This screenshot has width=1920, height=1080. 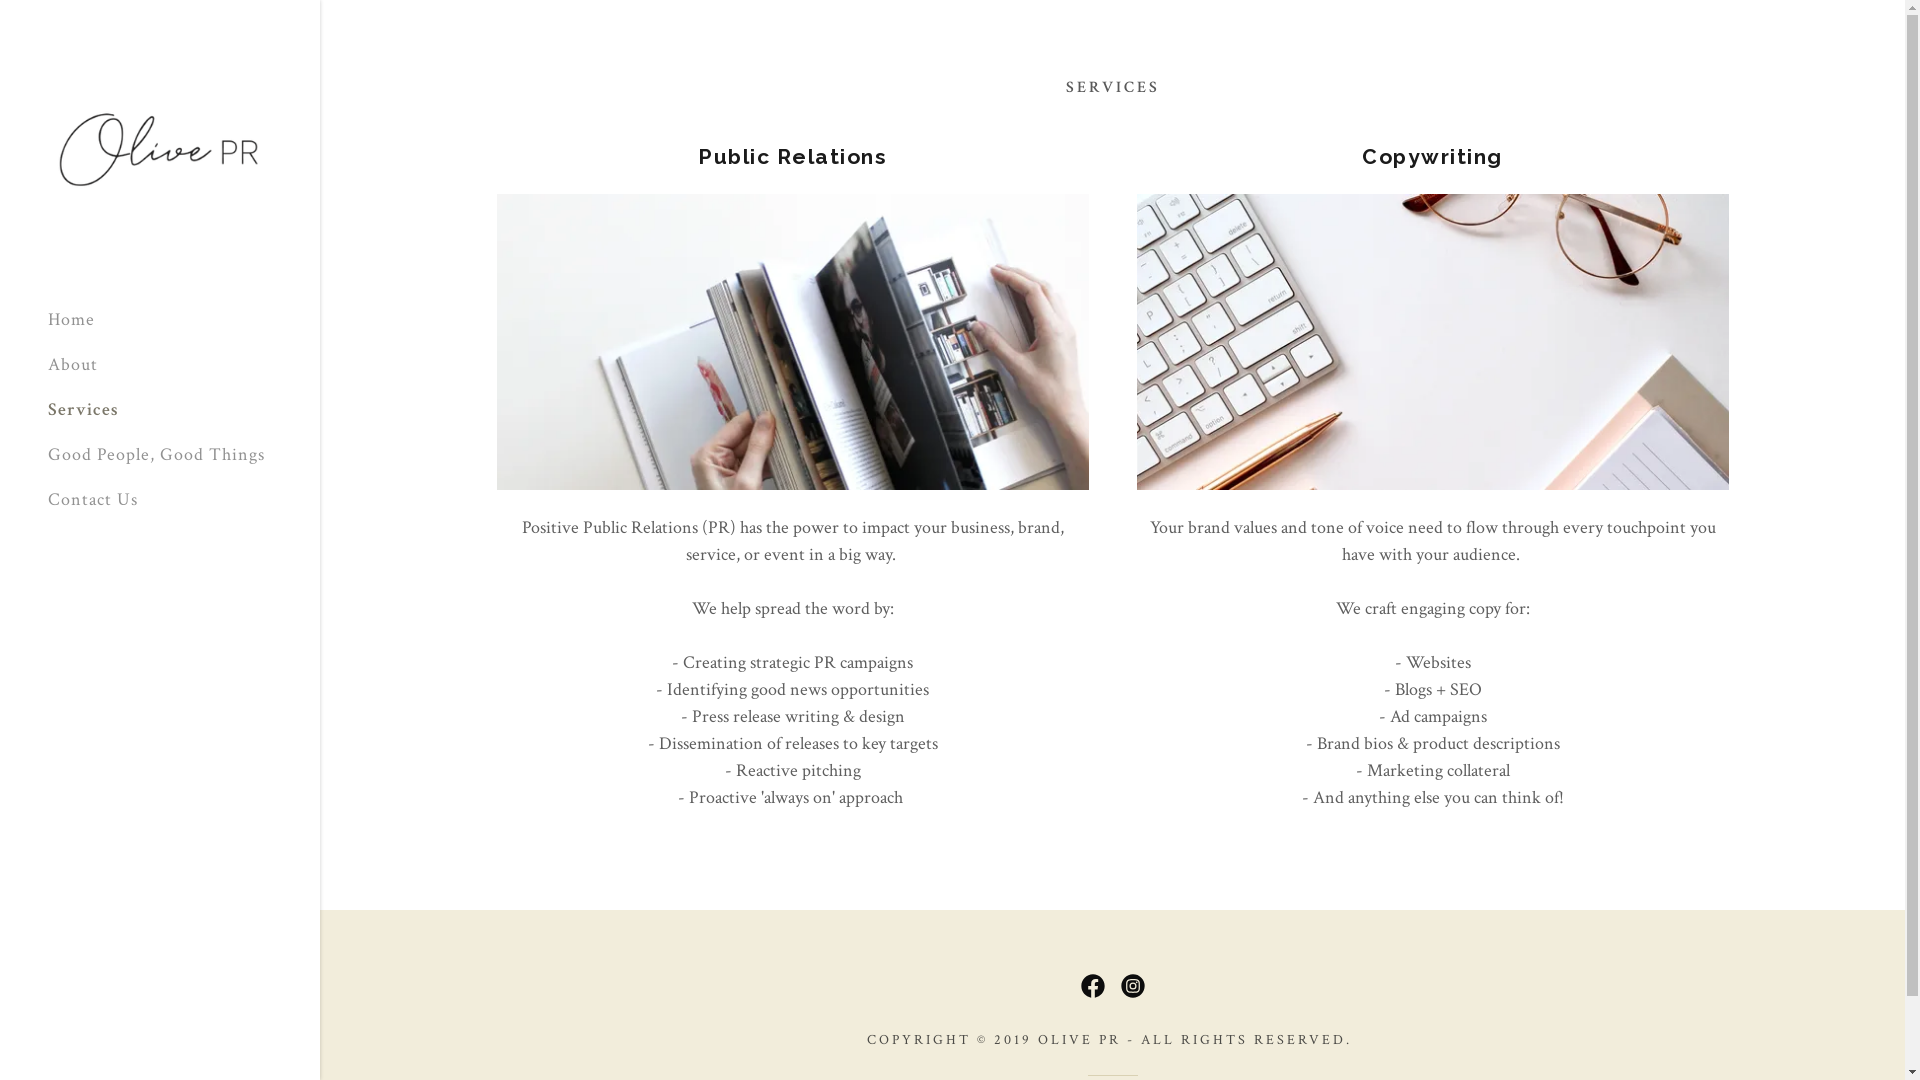 I want to click on 'Home', so click(x=71, y=318).